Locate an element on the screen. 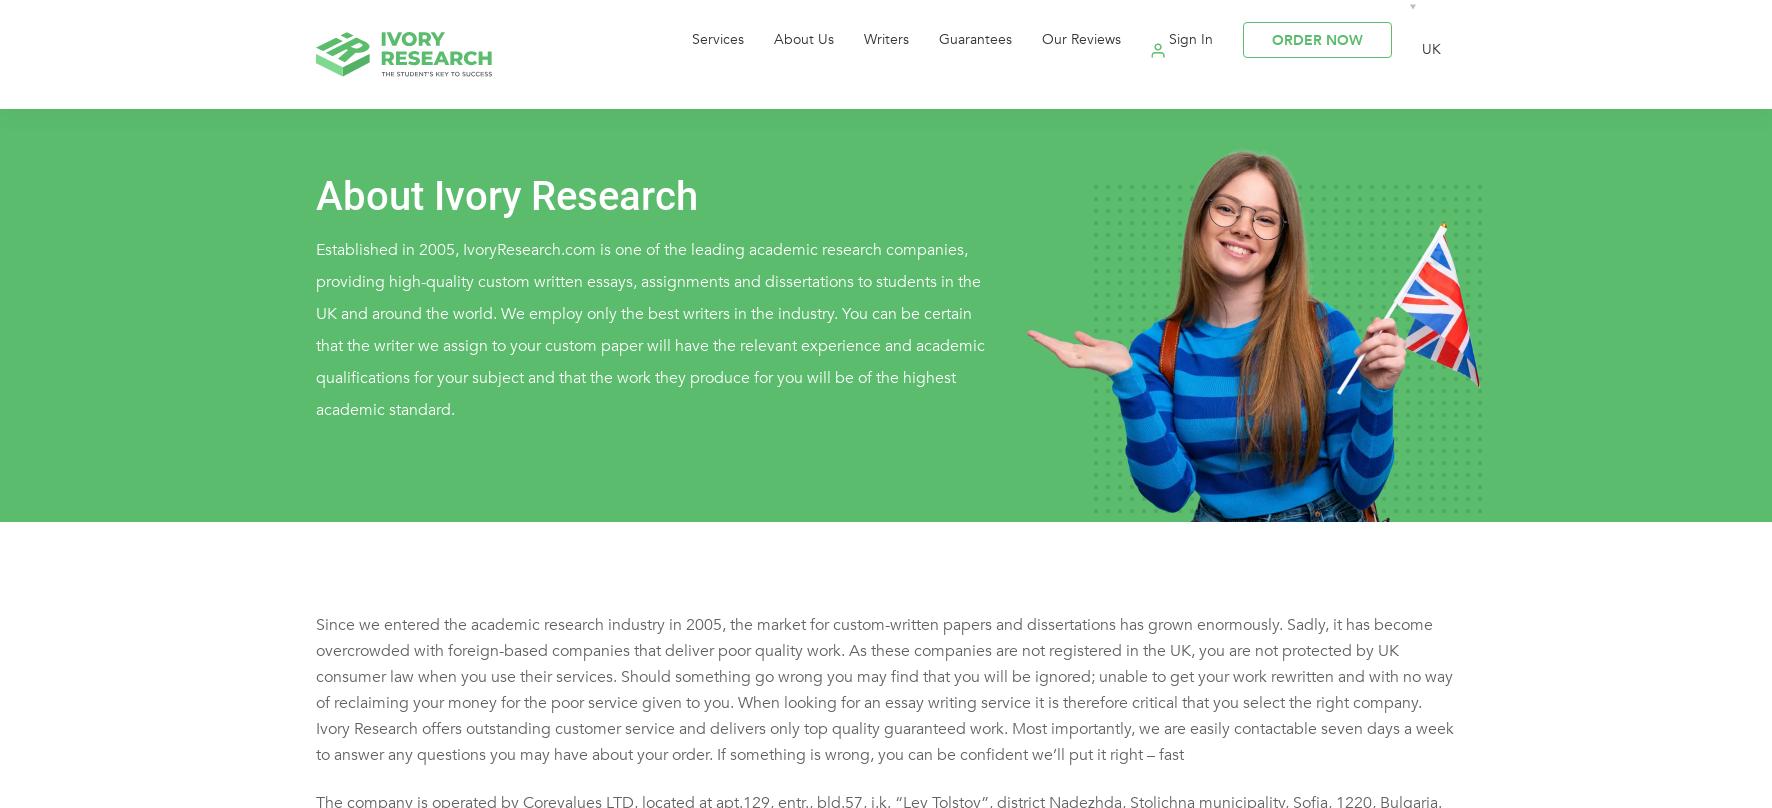 This screenshot has width=1772, height=808. 'ES' is located at coordinates (1387, 166).